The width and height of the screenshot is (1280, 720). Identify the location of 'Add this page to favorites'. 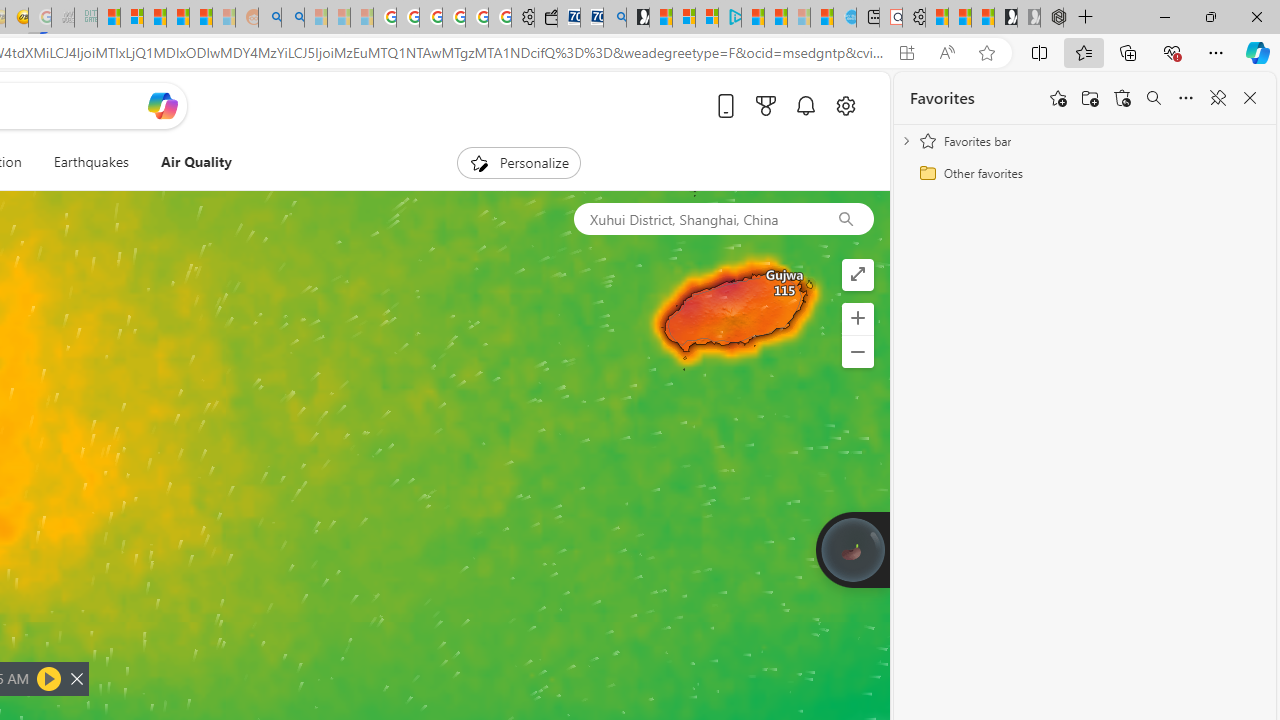
(1057, 98).